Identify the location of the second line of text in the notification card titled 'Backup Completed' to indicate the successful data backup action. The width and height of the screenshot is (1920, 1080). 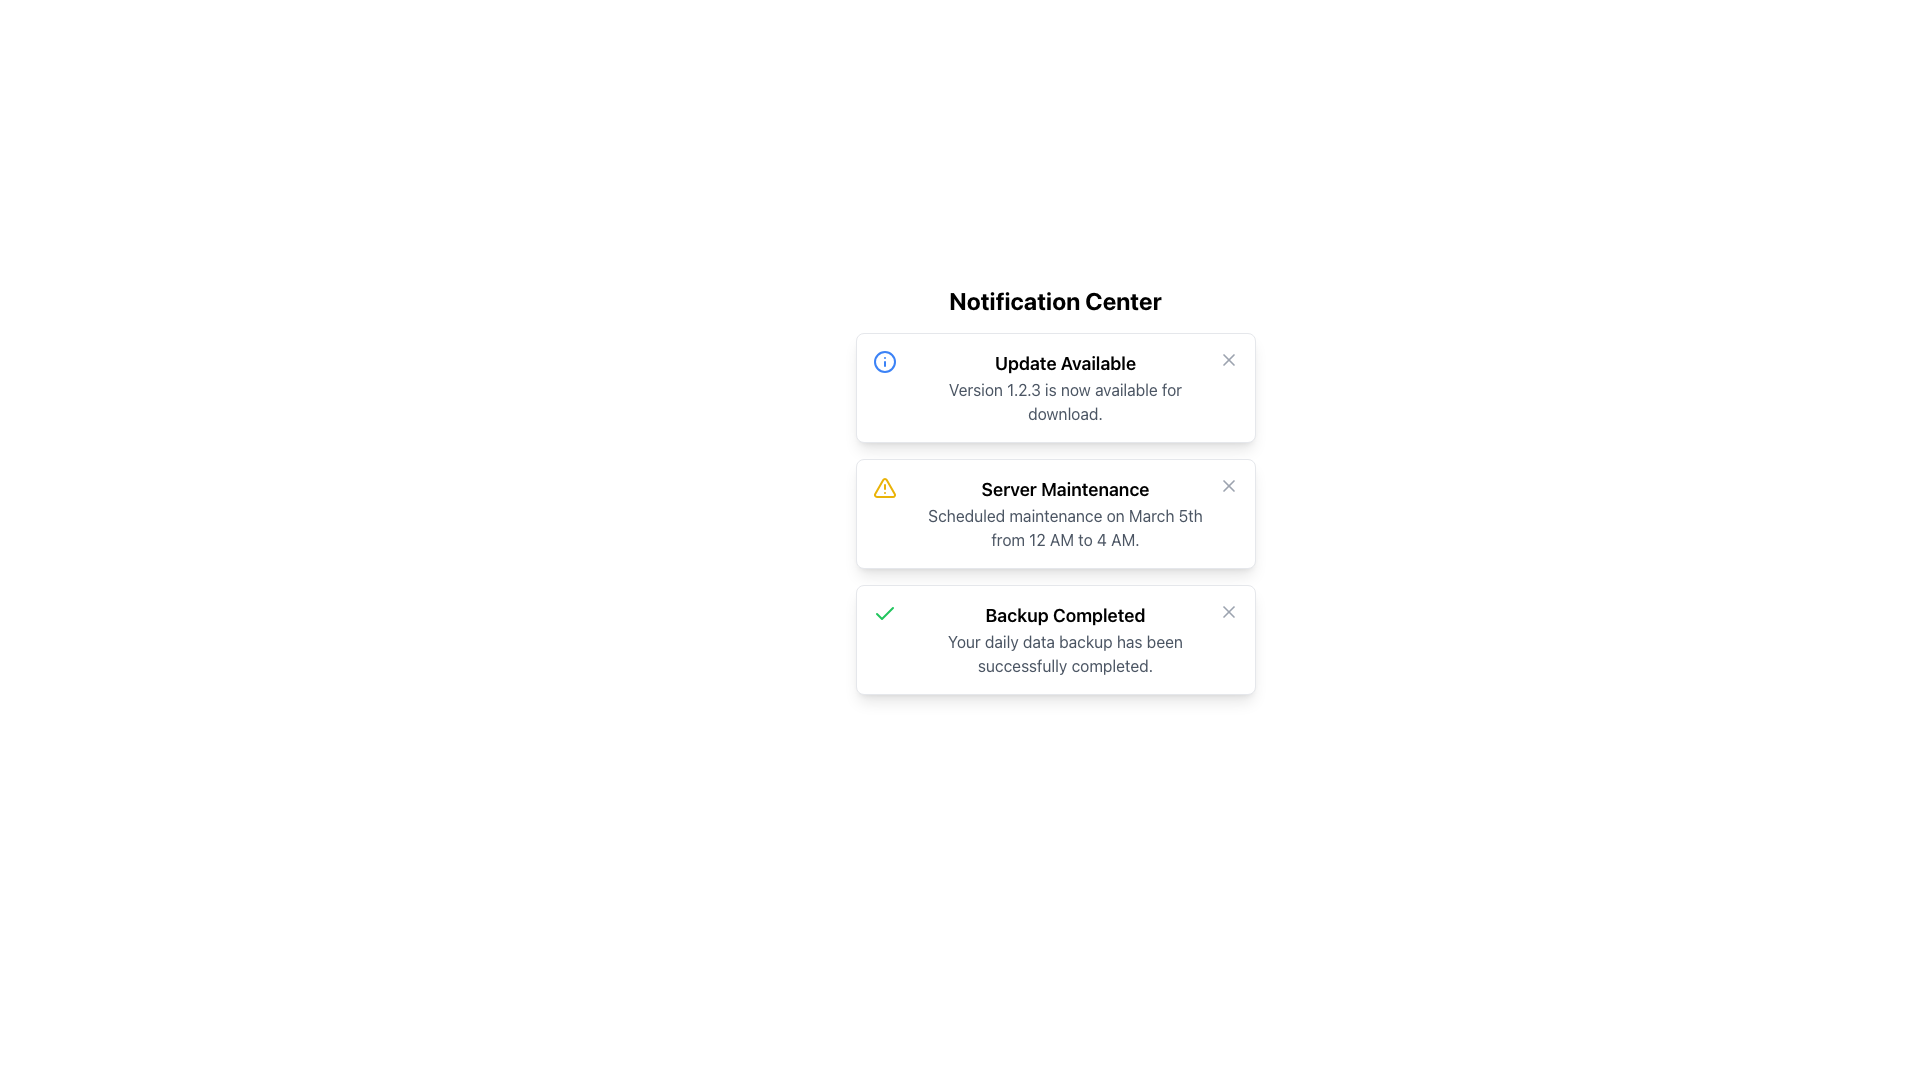
(1064, 654).